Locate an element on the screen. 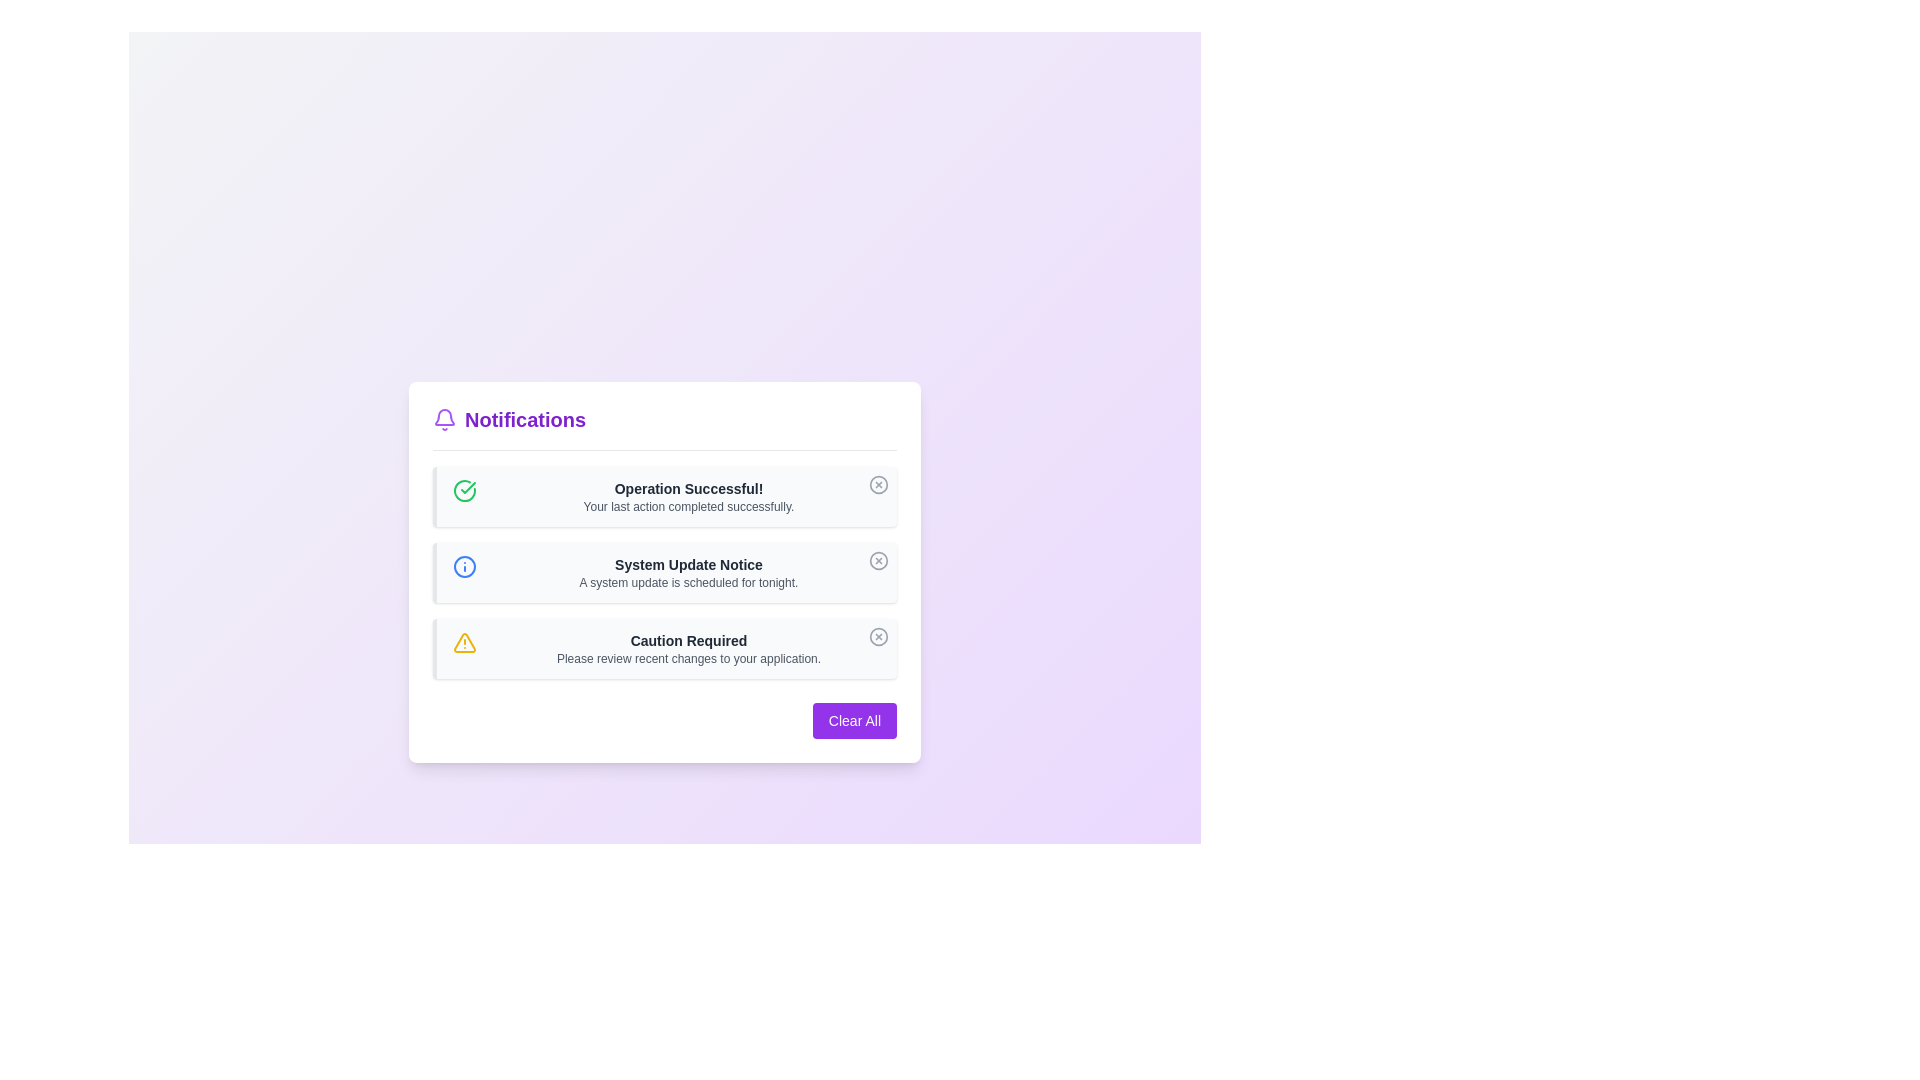  informational icon located inside the second notification entry under the heading 'System Update Notice', which has a circular outline on the left is located at coordinates (464, 566).